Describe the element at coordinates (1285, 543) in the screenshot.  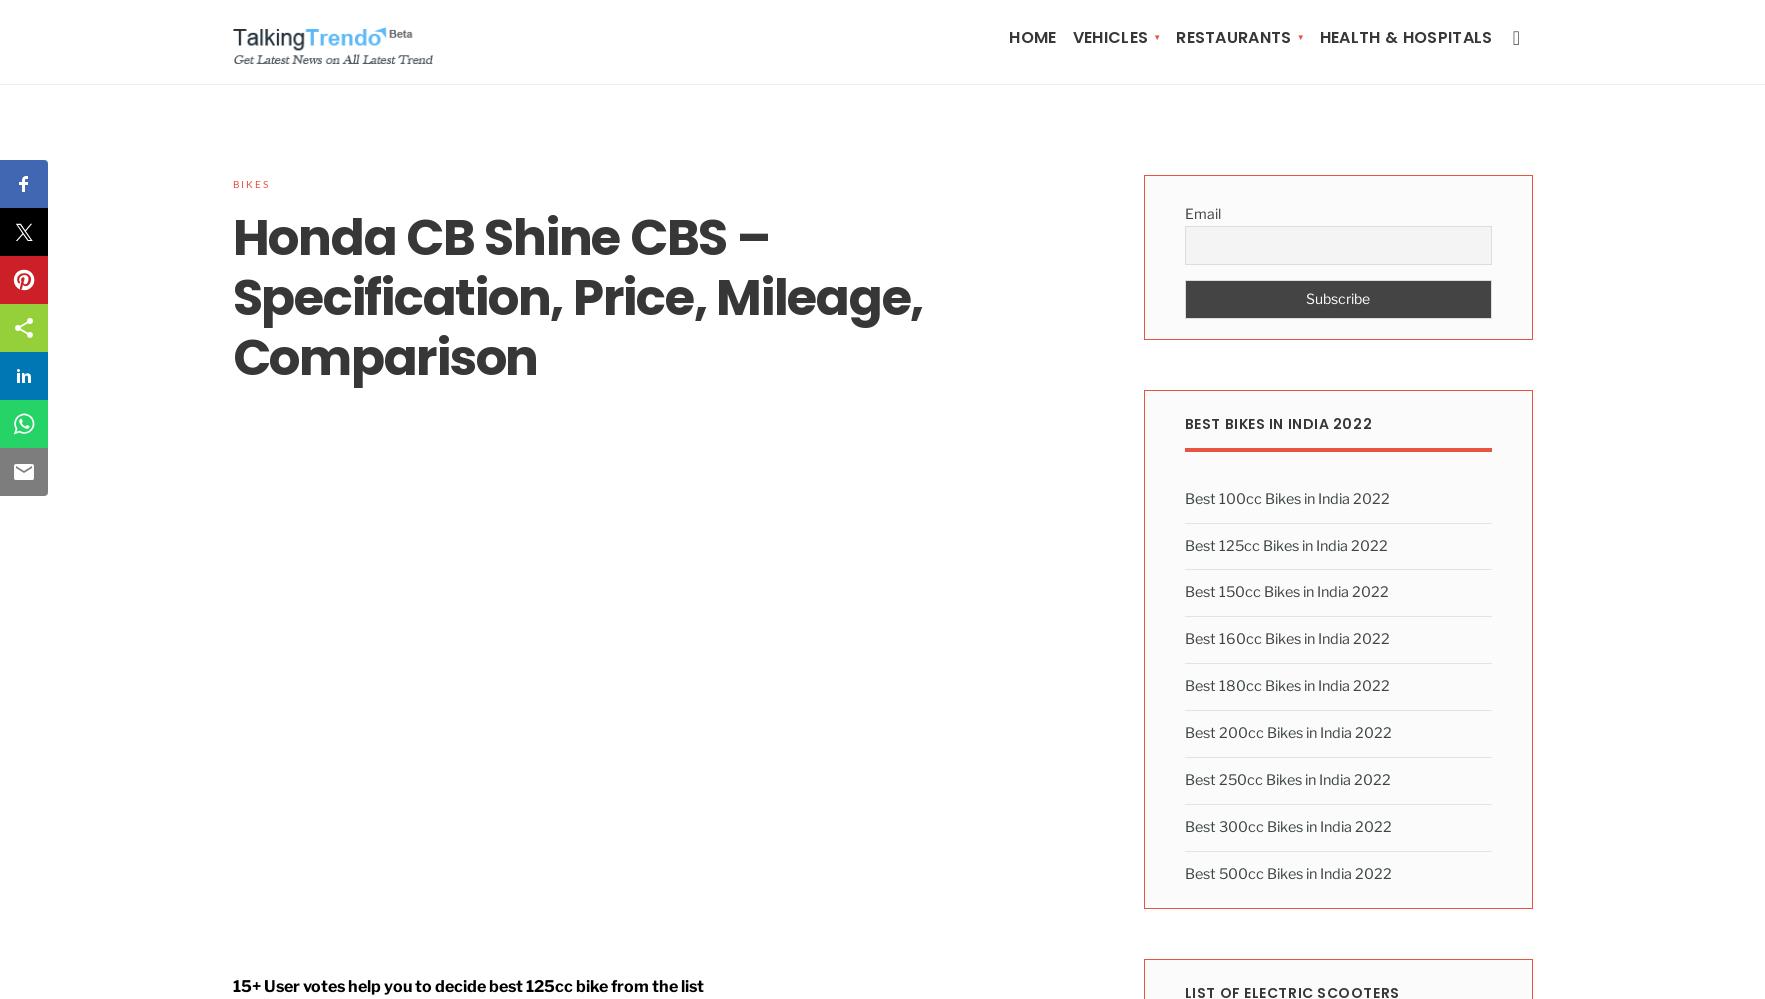
I see `'Best 125cc Bikes in India 2022'` at that location.